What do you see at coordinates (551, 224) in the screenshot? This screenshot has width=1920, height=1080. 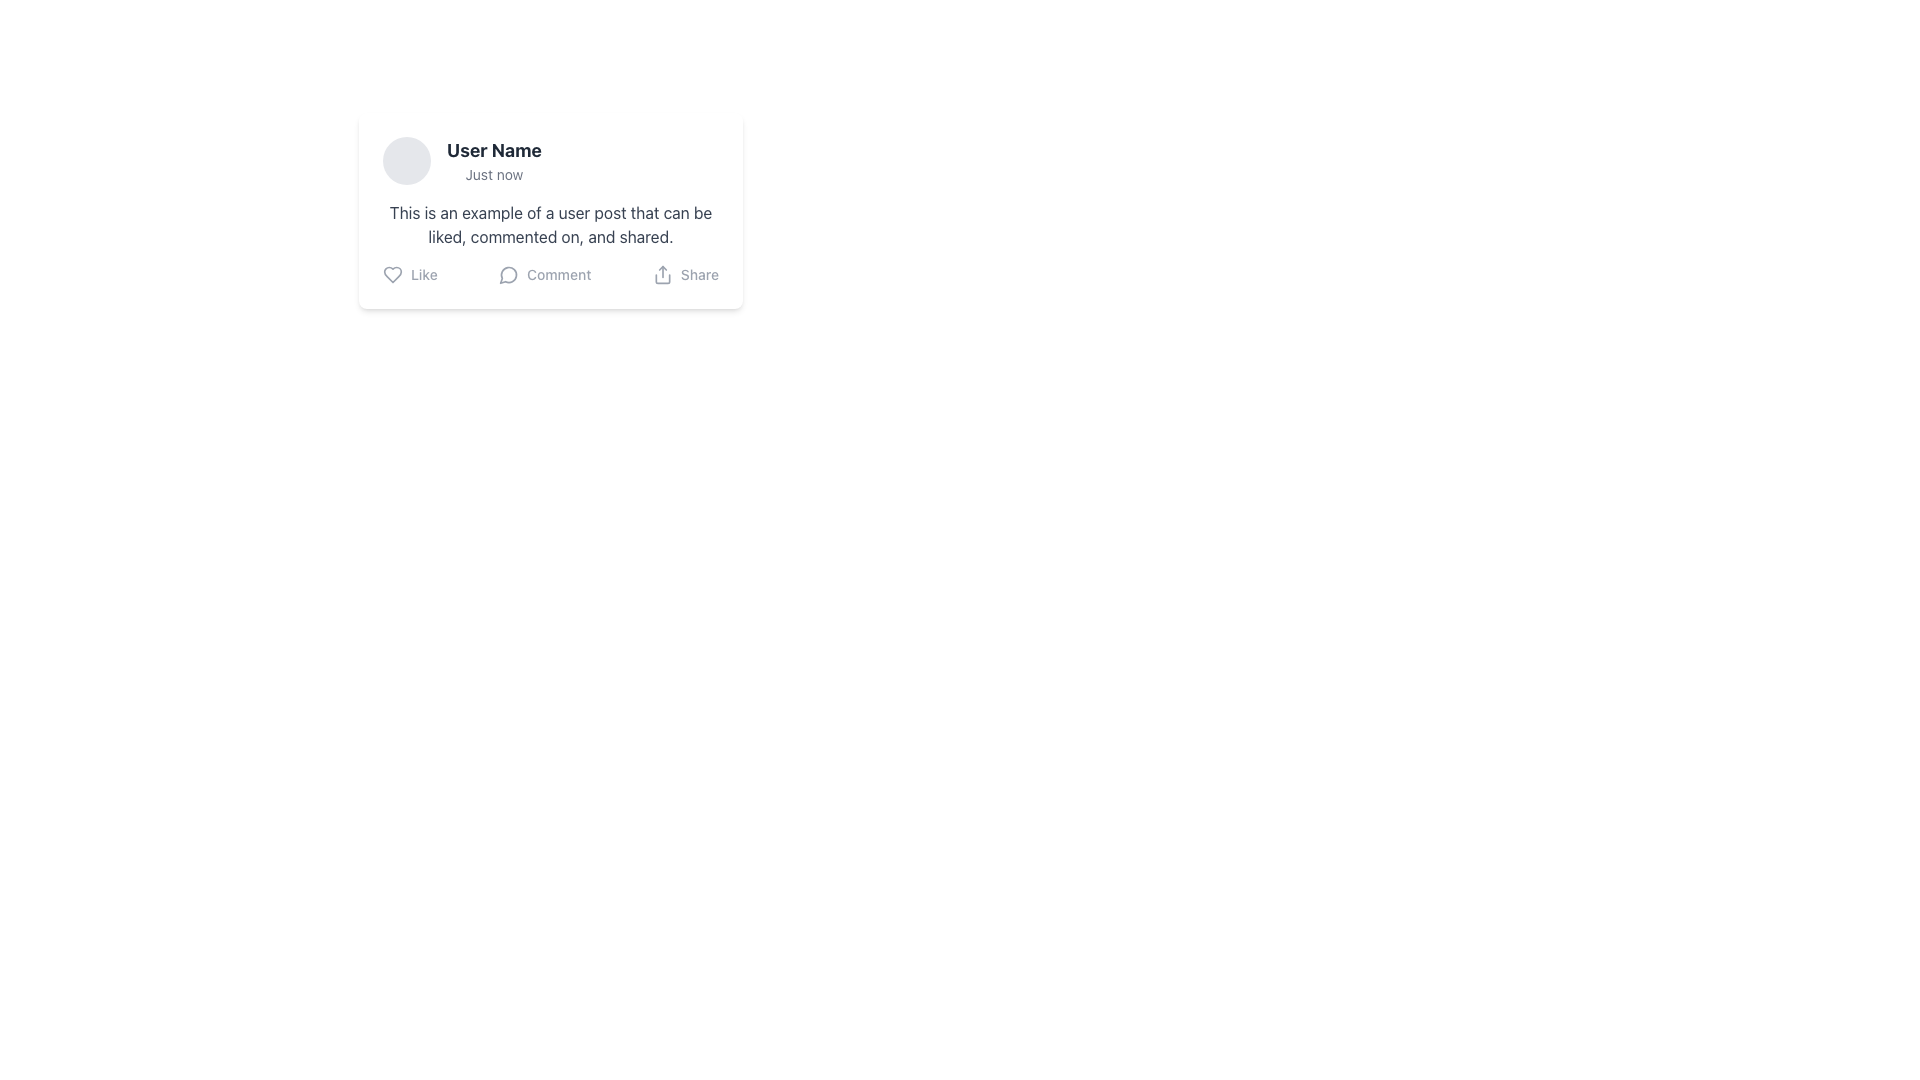 I see `the text block that reads 'This is an example of a user post that can be liked, commented on, and shared.' to focus on the post` at bounding box center [551, 224].